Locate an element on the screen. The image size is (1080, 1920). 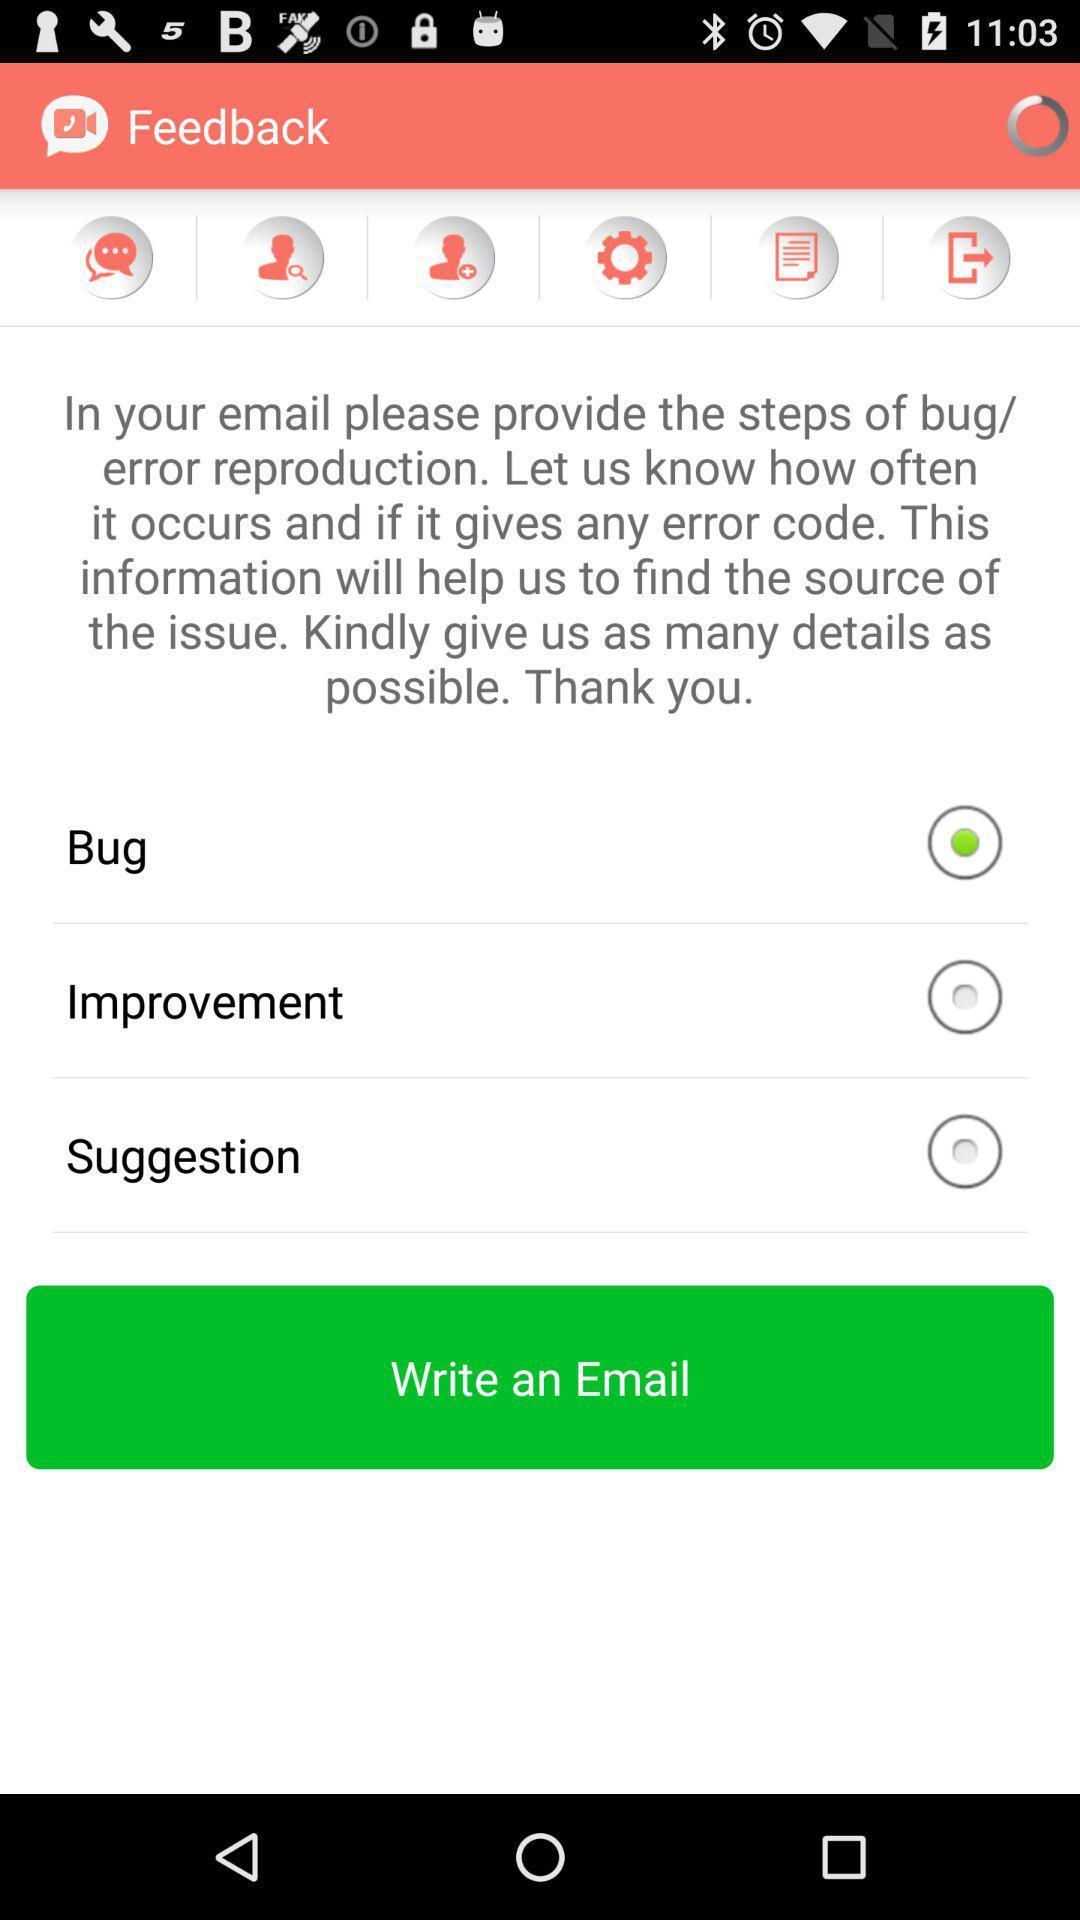
search contact is located at coordinates (281, 256).